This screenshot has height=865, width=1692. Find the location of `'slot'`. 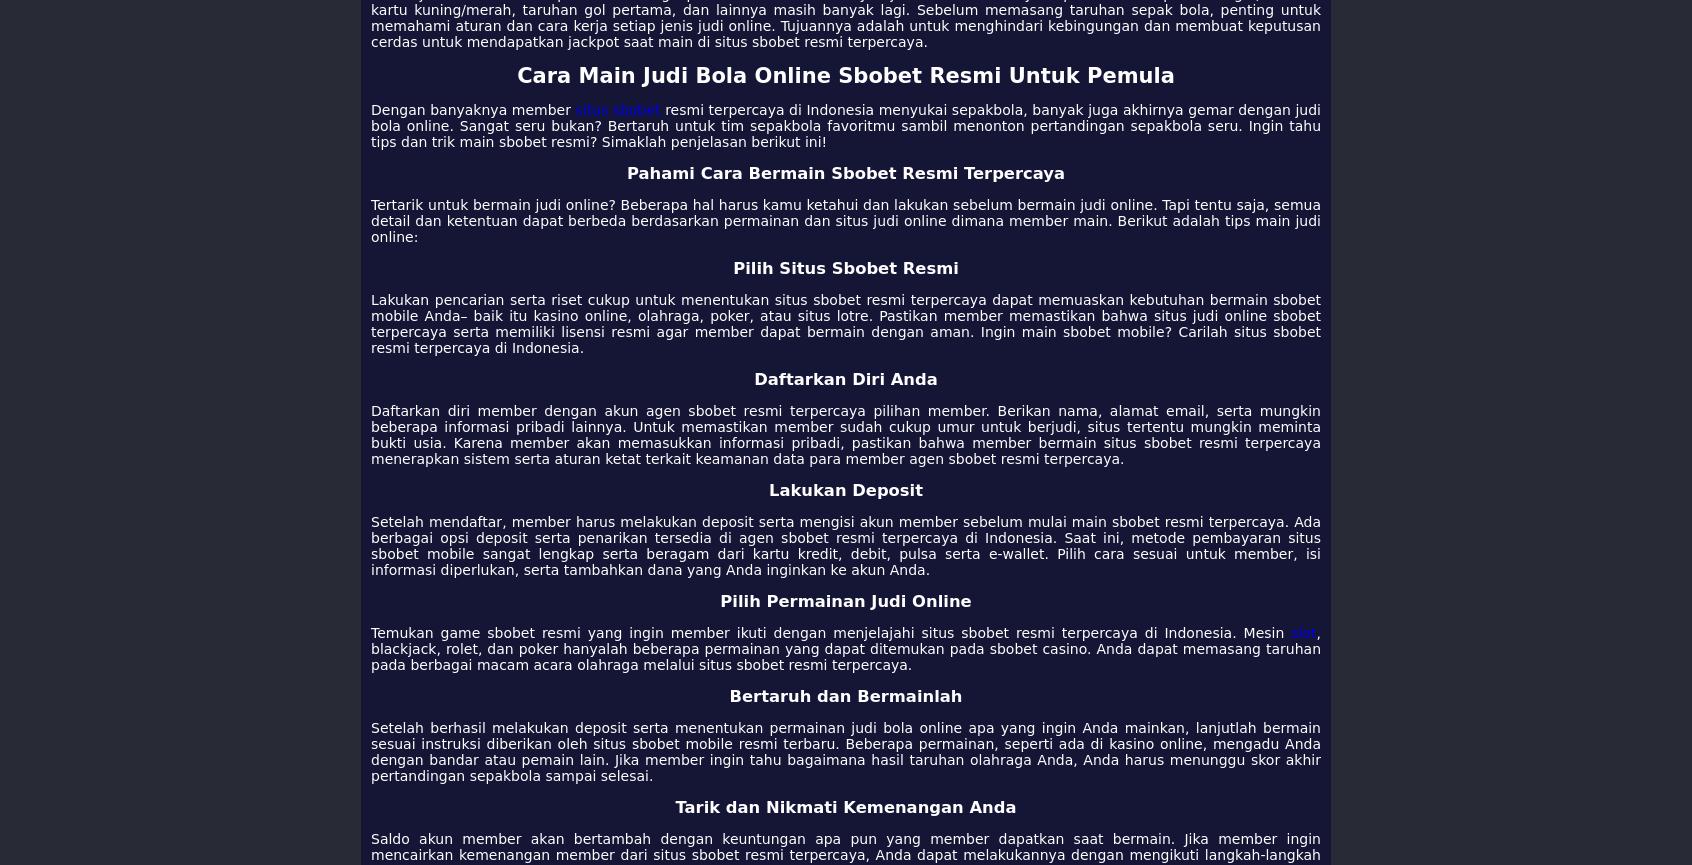

'slot' is located at coordinates (1302, 633).